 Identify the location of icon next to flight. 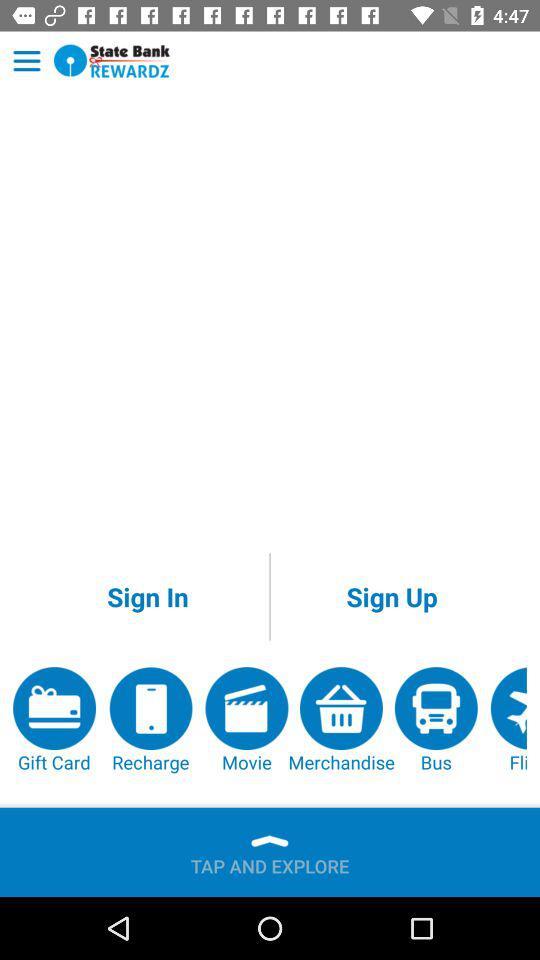
(435, 720).